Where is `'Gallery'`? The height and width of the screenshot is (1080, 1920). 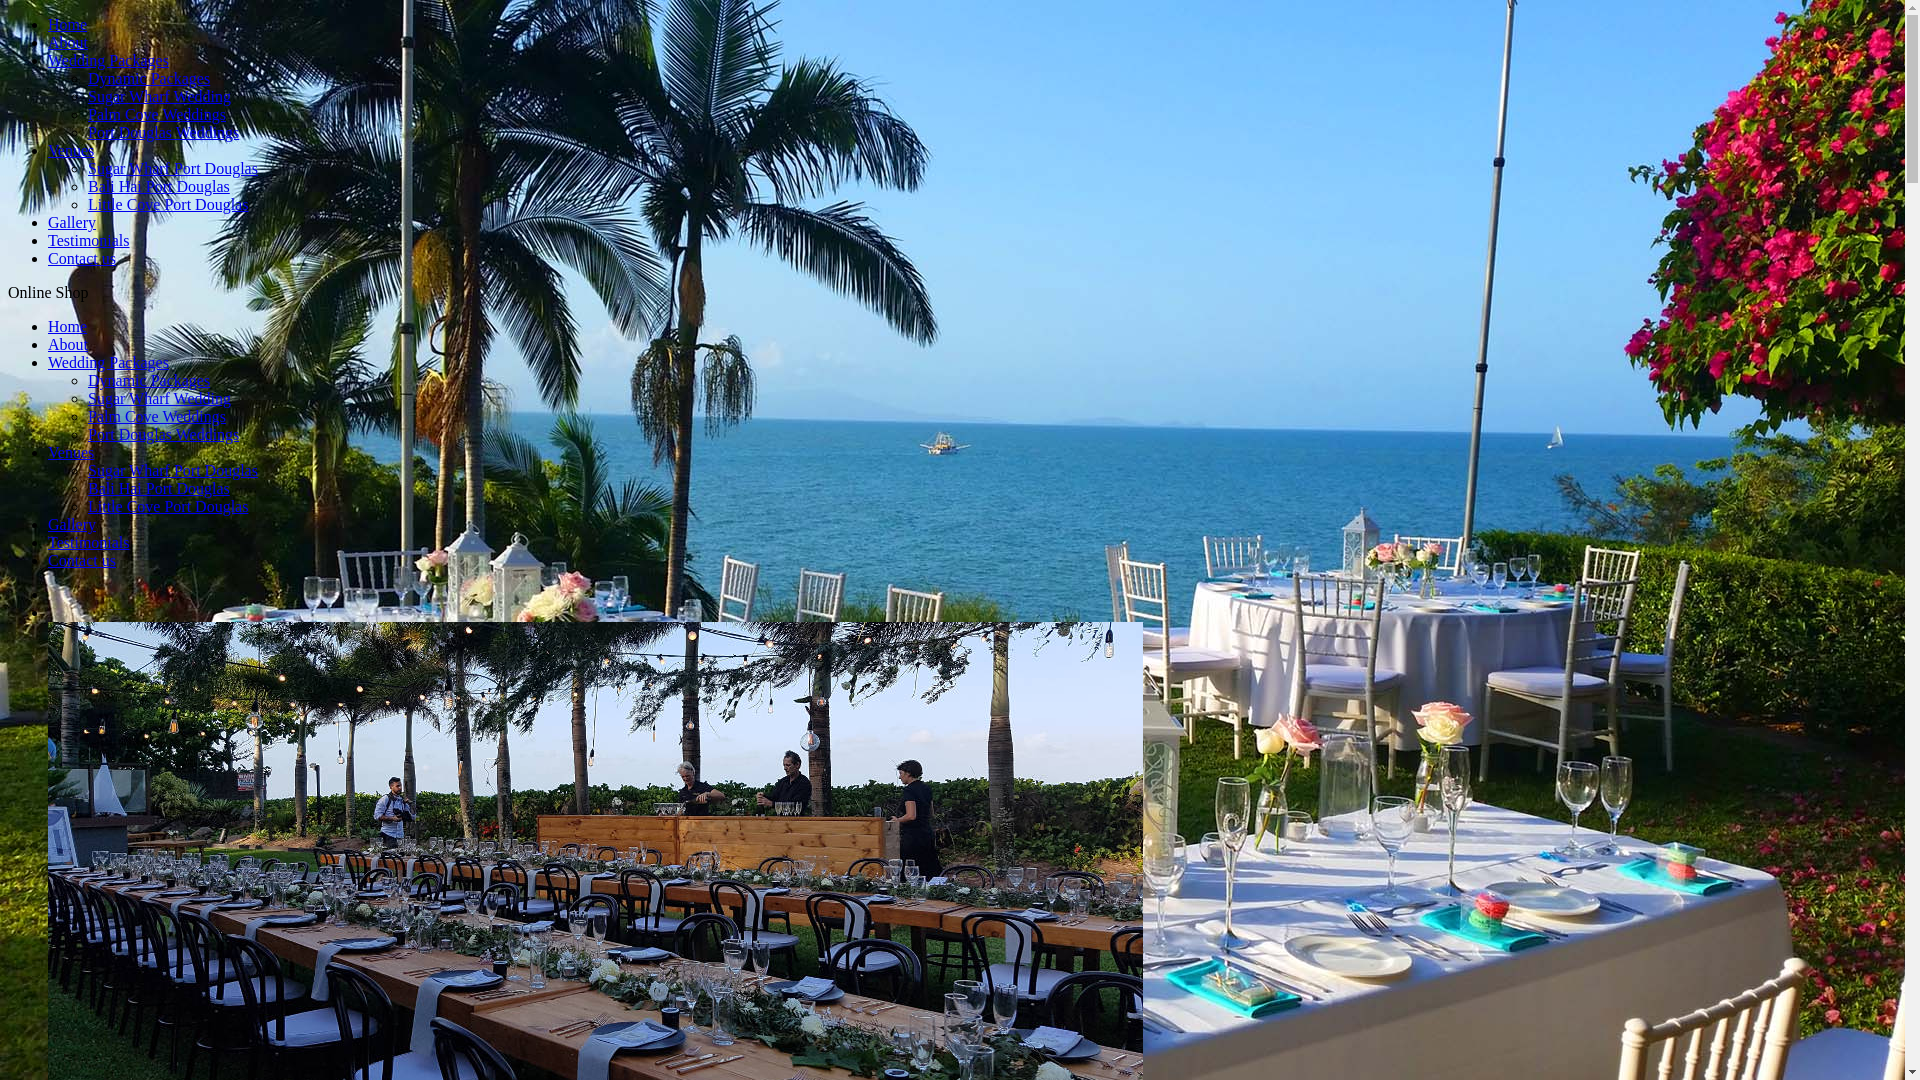
'Gallery' is located at coordinates (72, 222).